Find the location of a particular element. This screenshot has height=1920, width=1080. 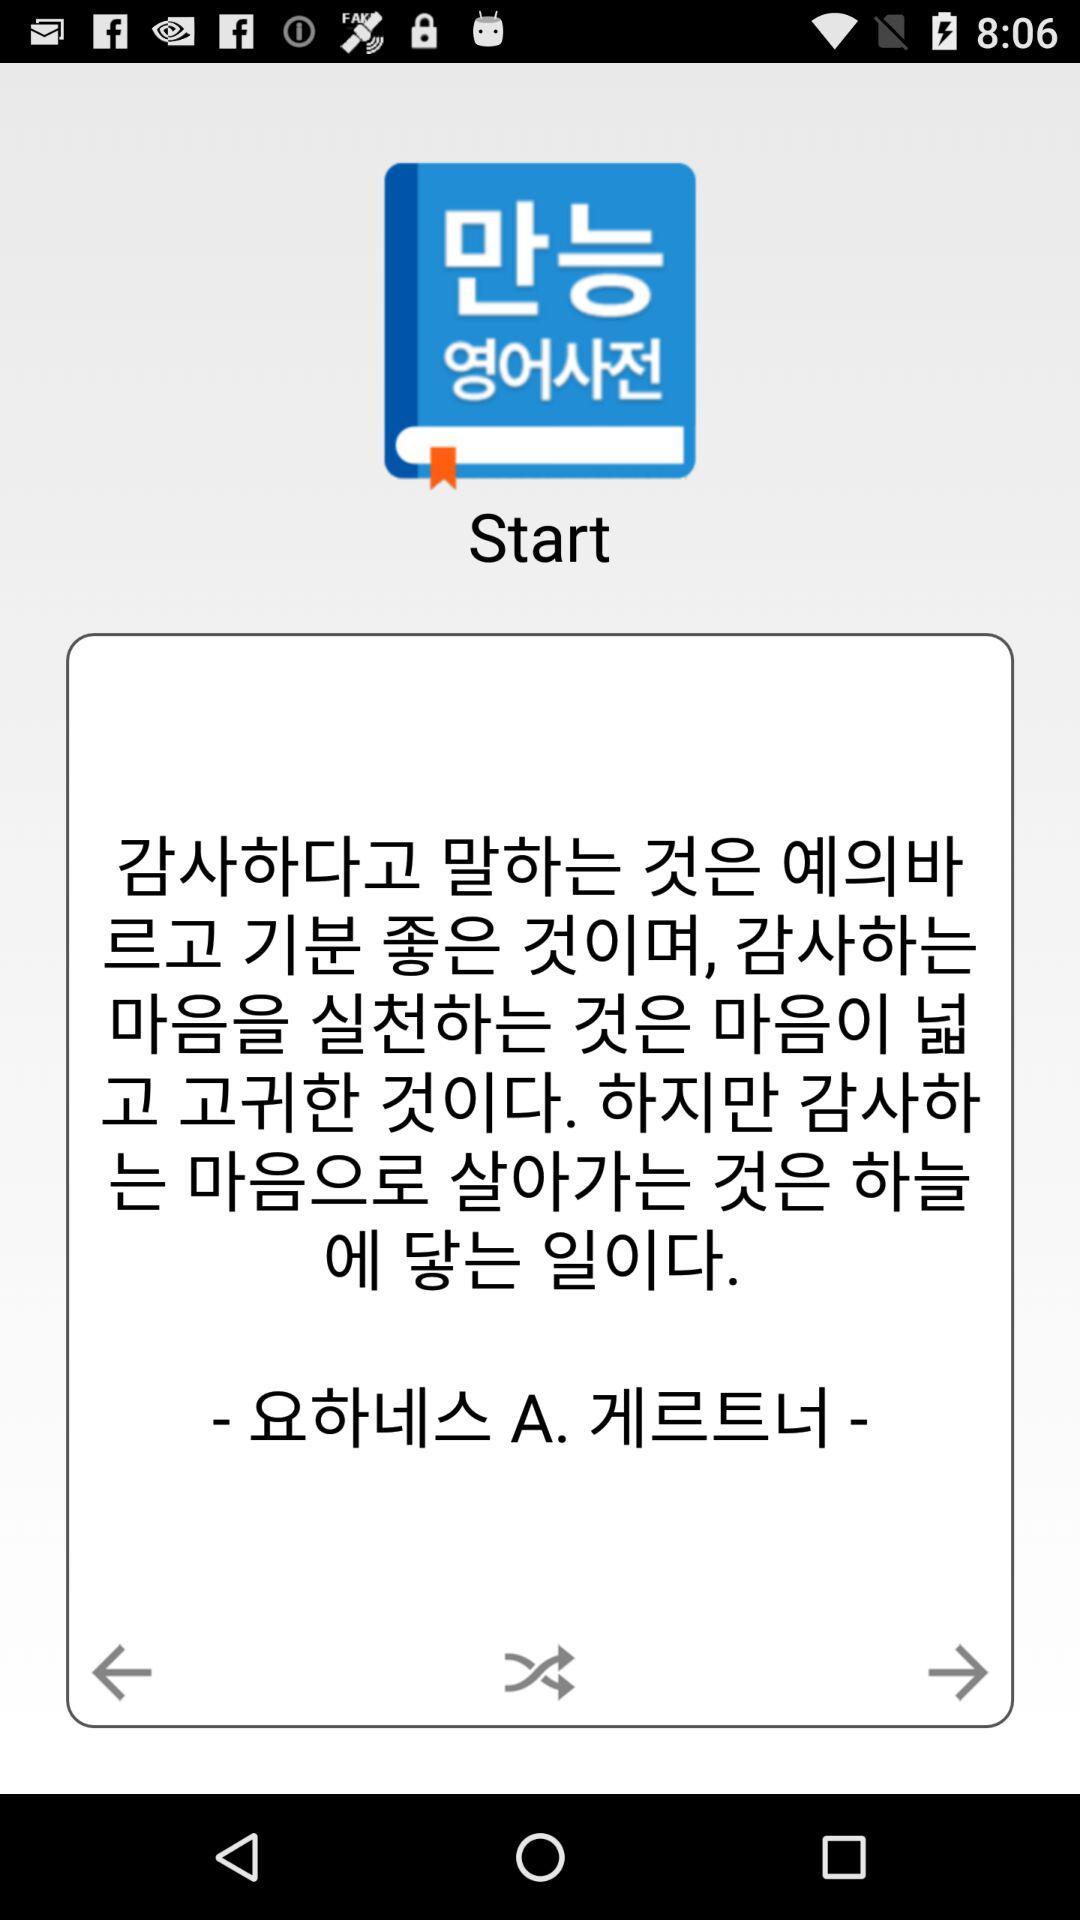

the button at the bottom right corner is located at coordinates (957, 1672).